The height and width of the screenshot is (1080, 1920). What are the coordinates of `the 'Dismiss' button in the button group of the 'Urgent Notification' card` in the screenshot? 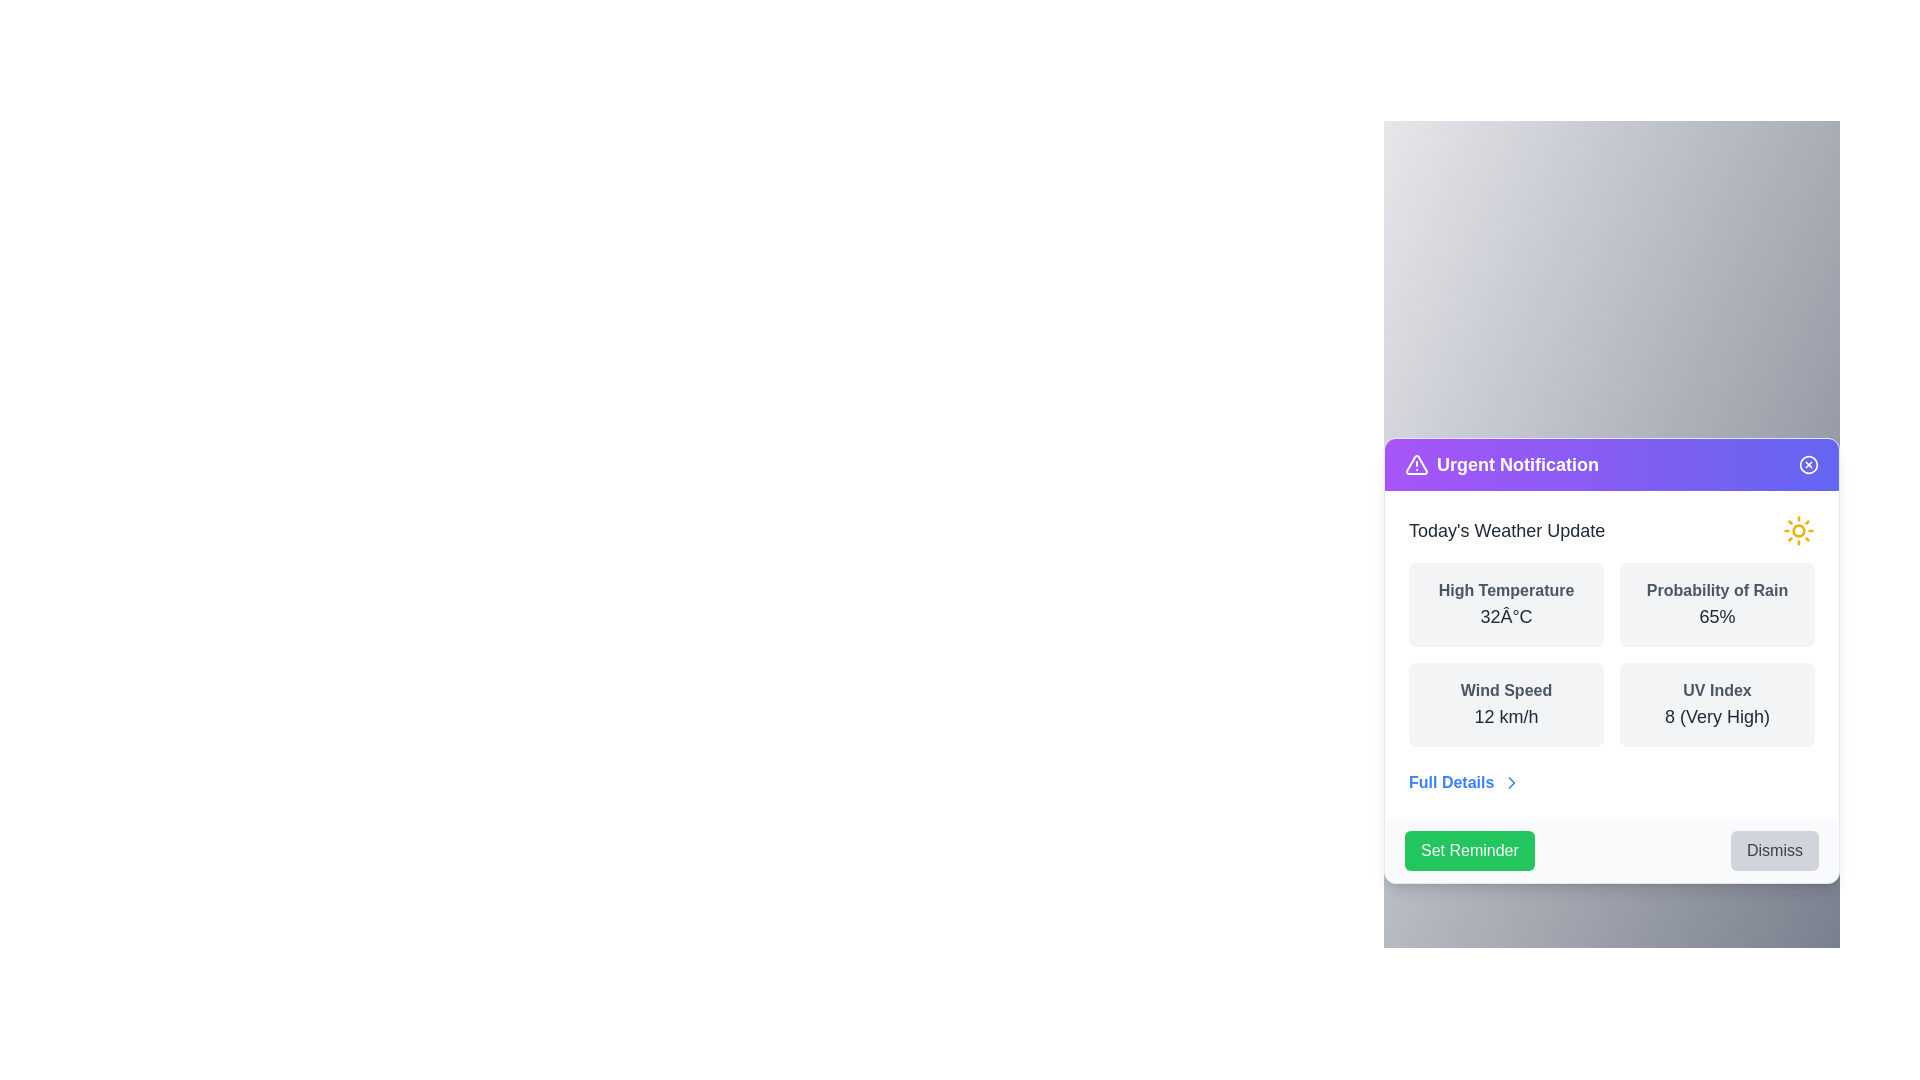 It's located at (1612, 851).